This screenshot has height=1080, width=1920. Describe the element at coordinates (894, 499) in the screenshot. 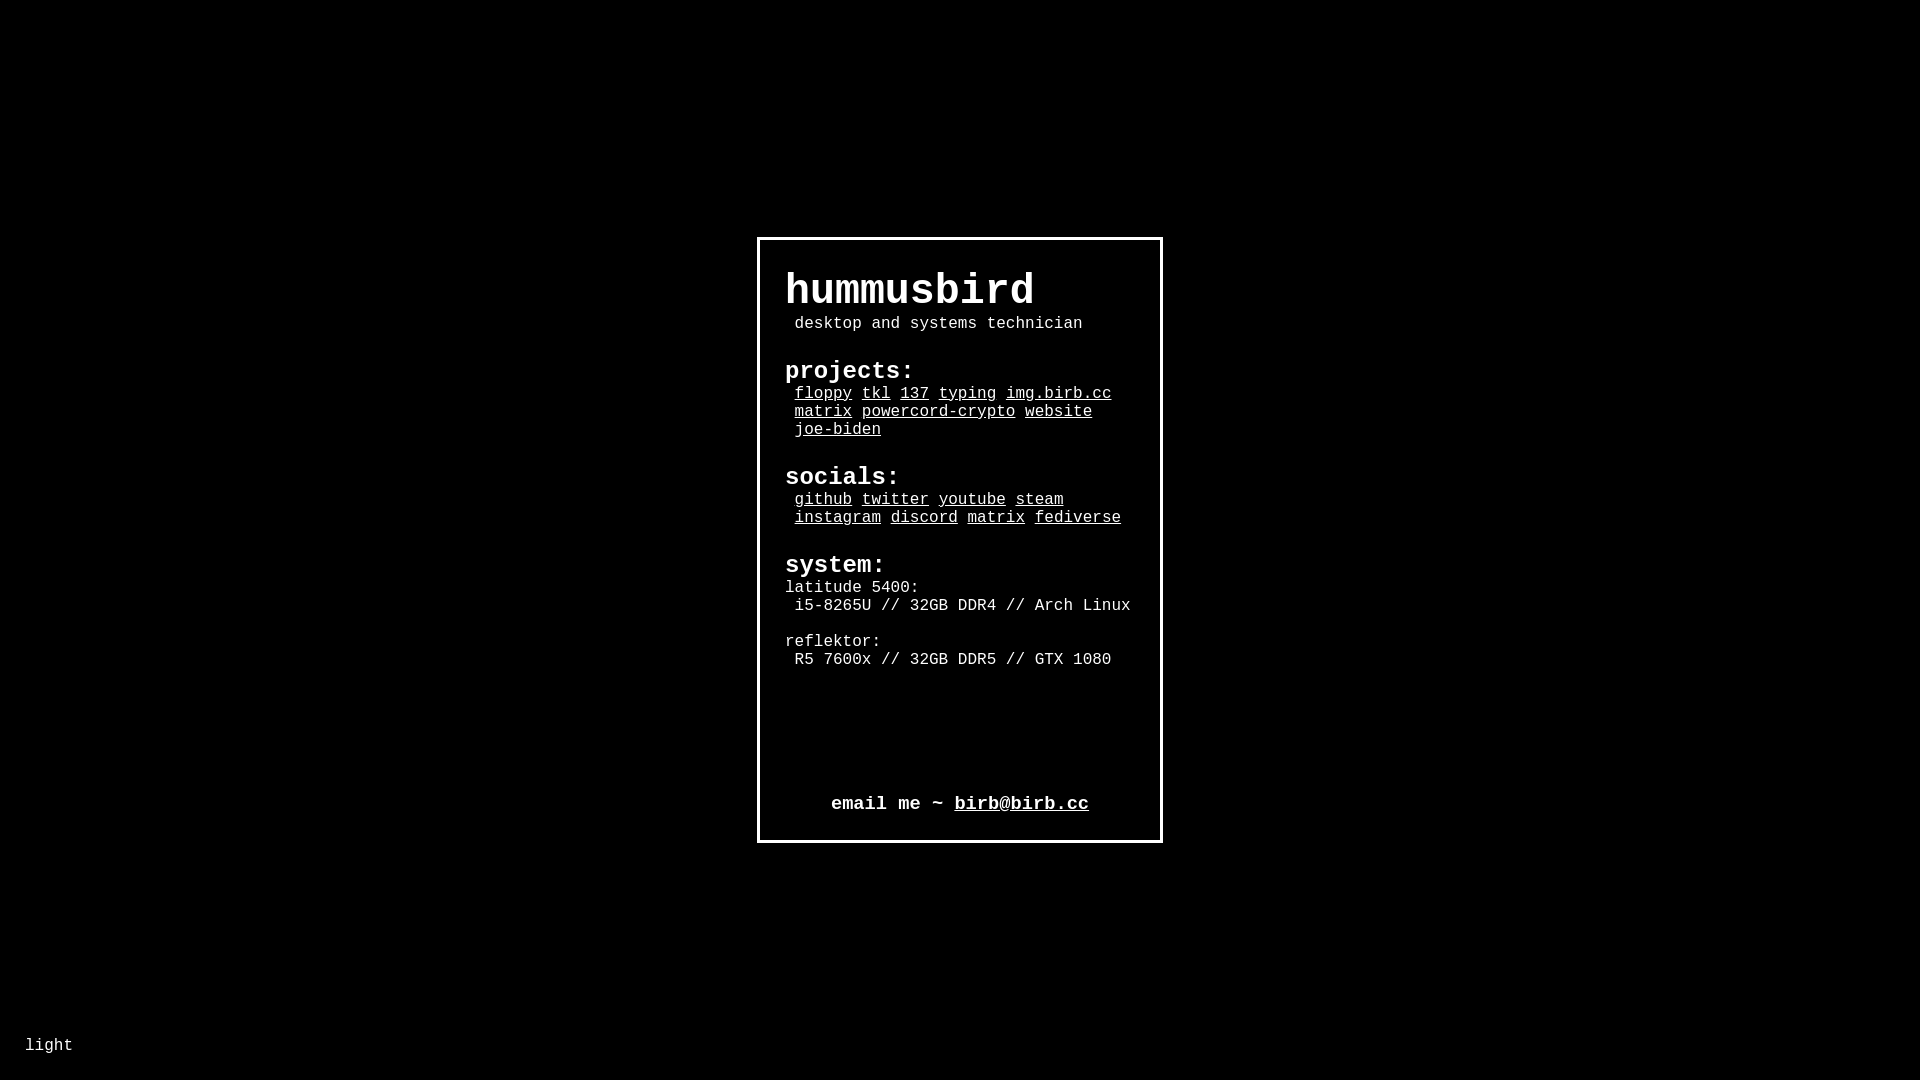

I see `'twitter'` at that location.